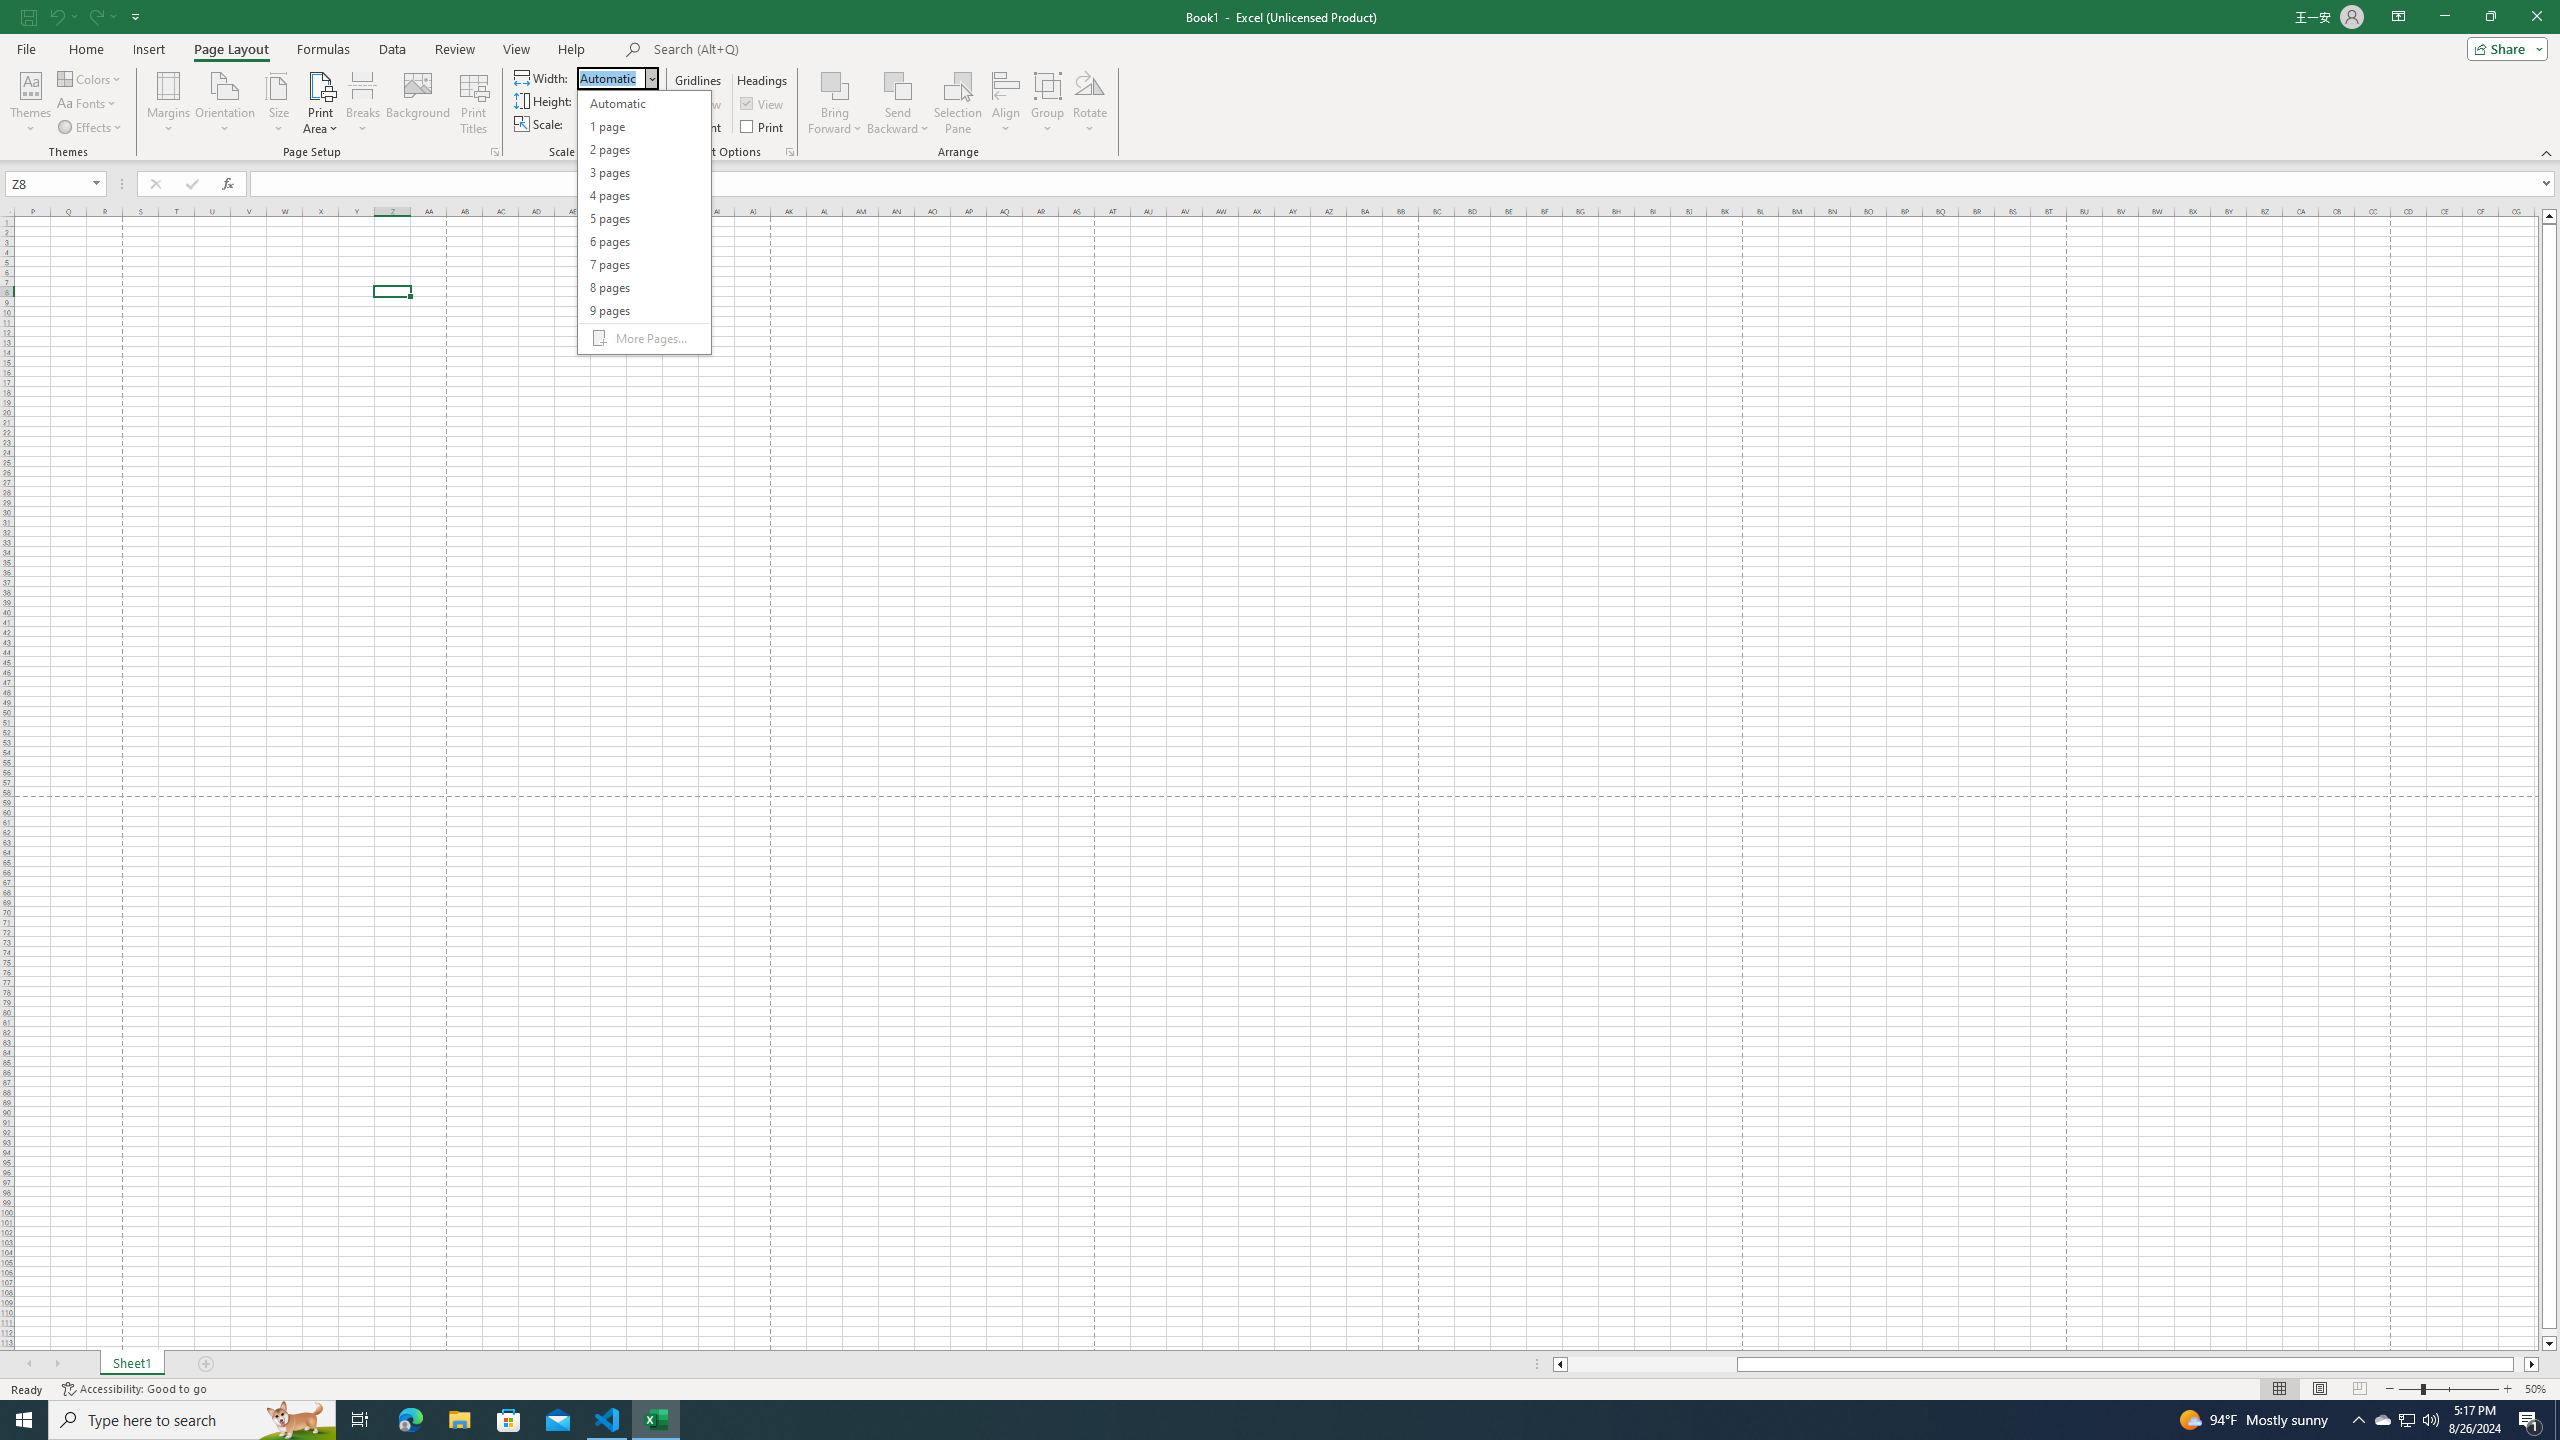 This screenshot has width=2560, height=1440. Describe the element at coordinates (417, 103) in the screenshot. I see `'Background...'` at that location.